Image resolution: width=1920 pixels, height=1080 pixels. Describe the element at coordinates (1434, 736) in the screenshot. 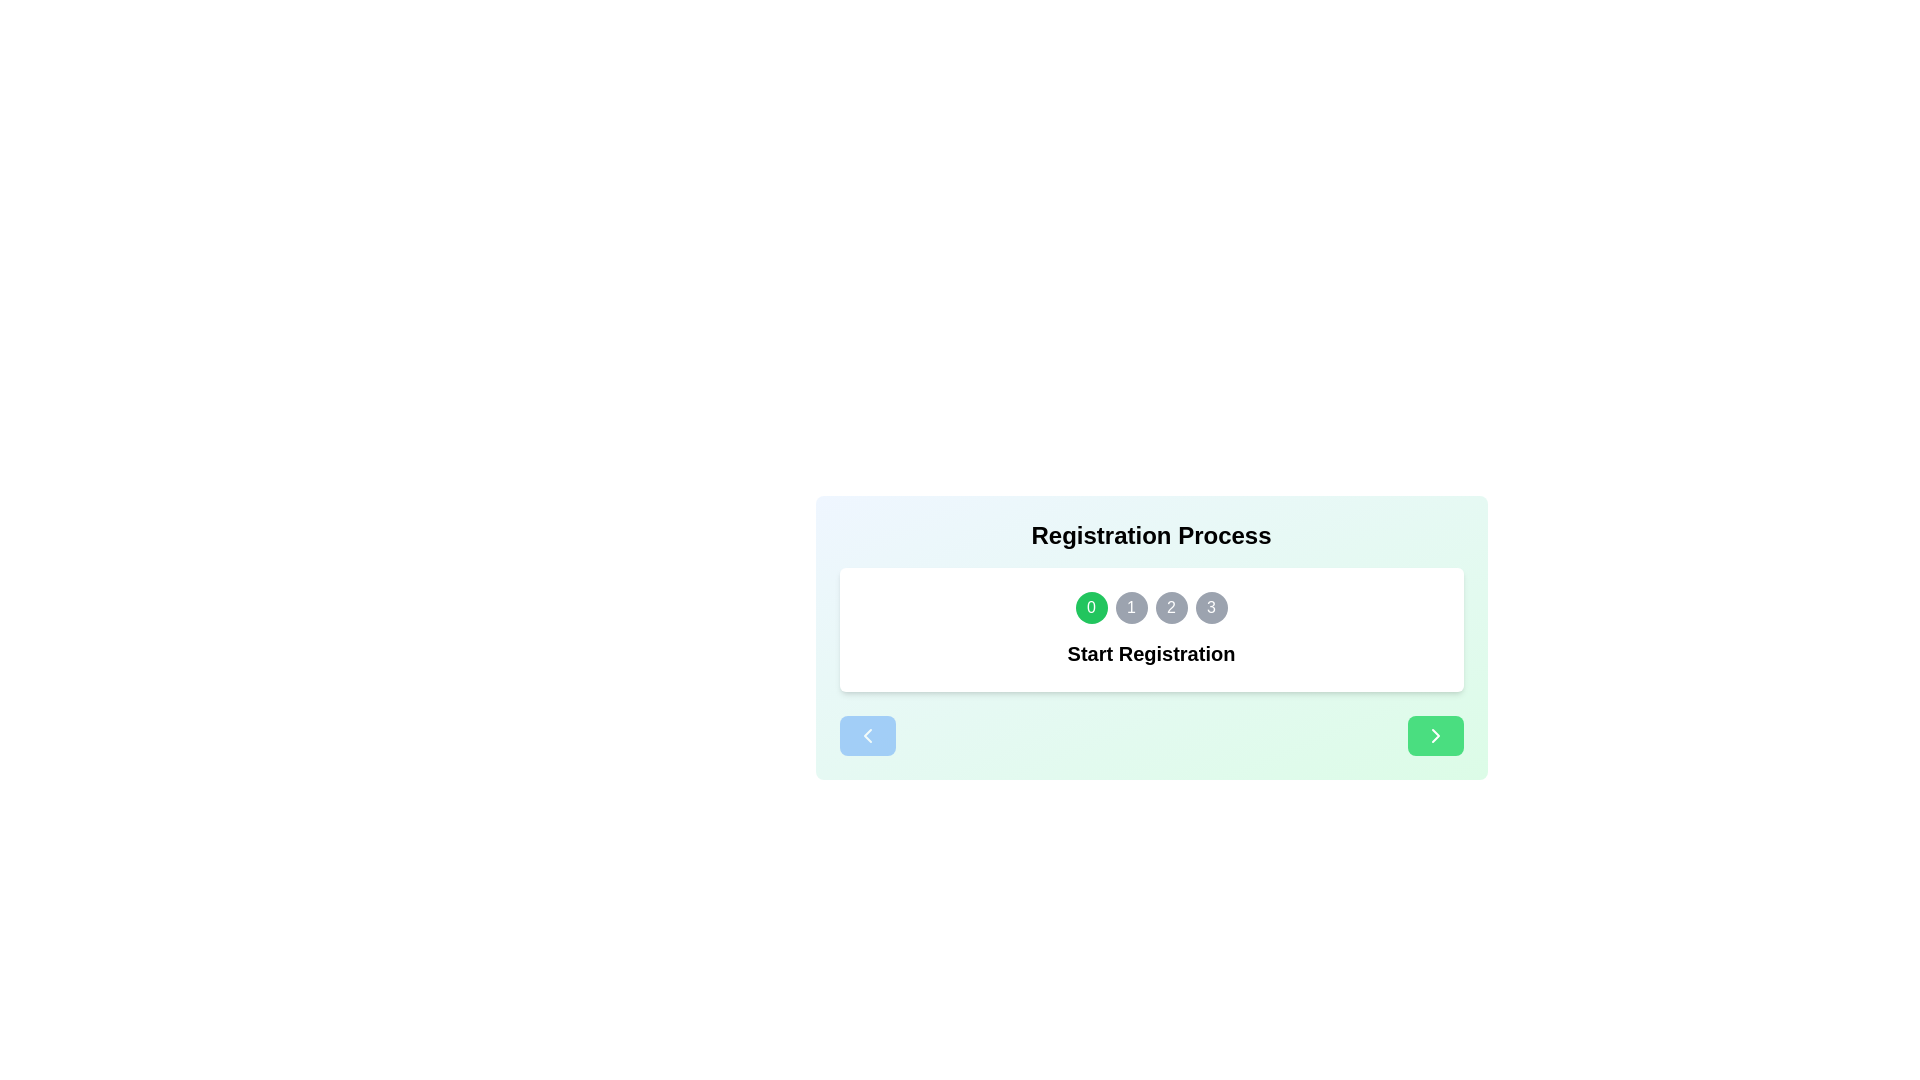

I see `the 'Next' button to navigate to the next step in the registration process` at that location.